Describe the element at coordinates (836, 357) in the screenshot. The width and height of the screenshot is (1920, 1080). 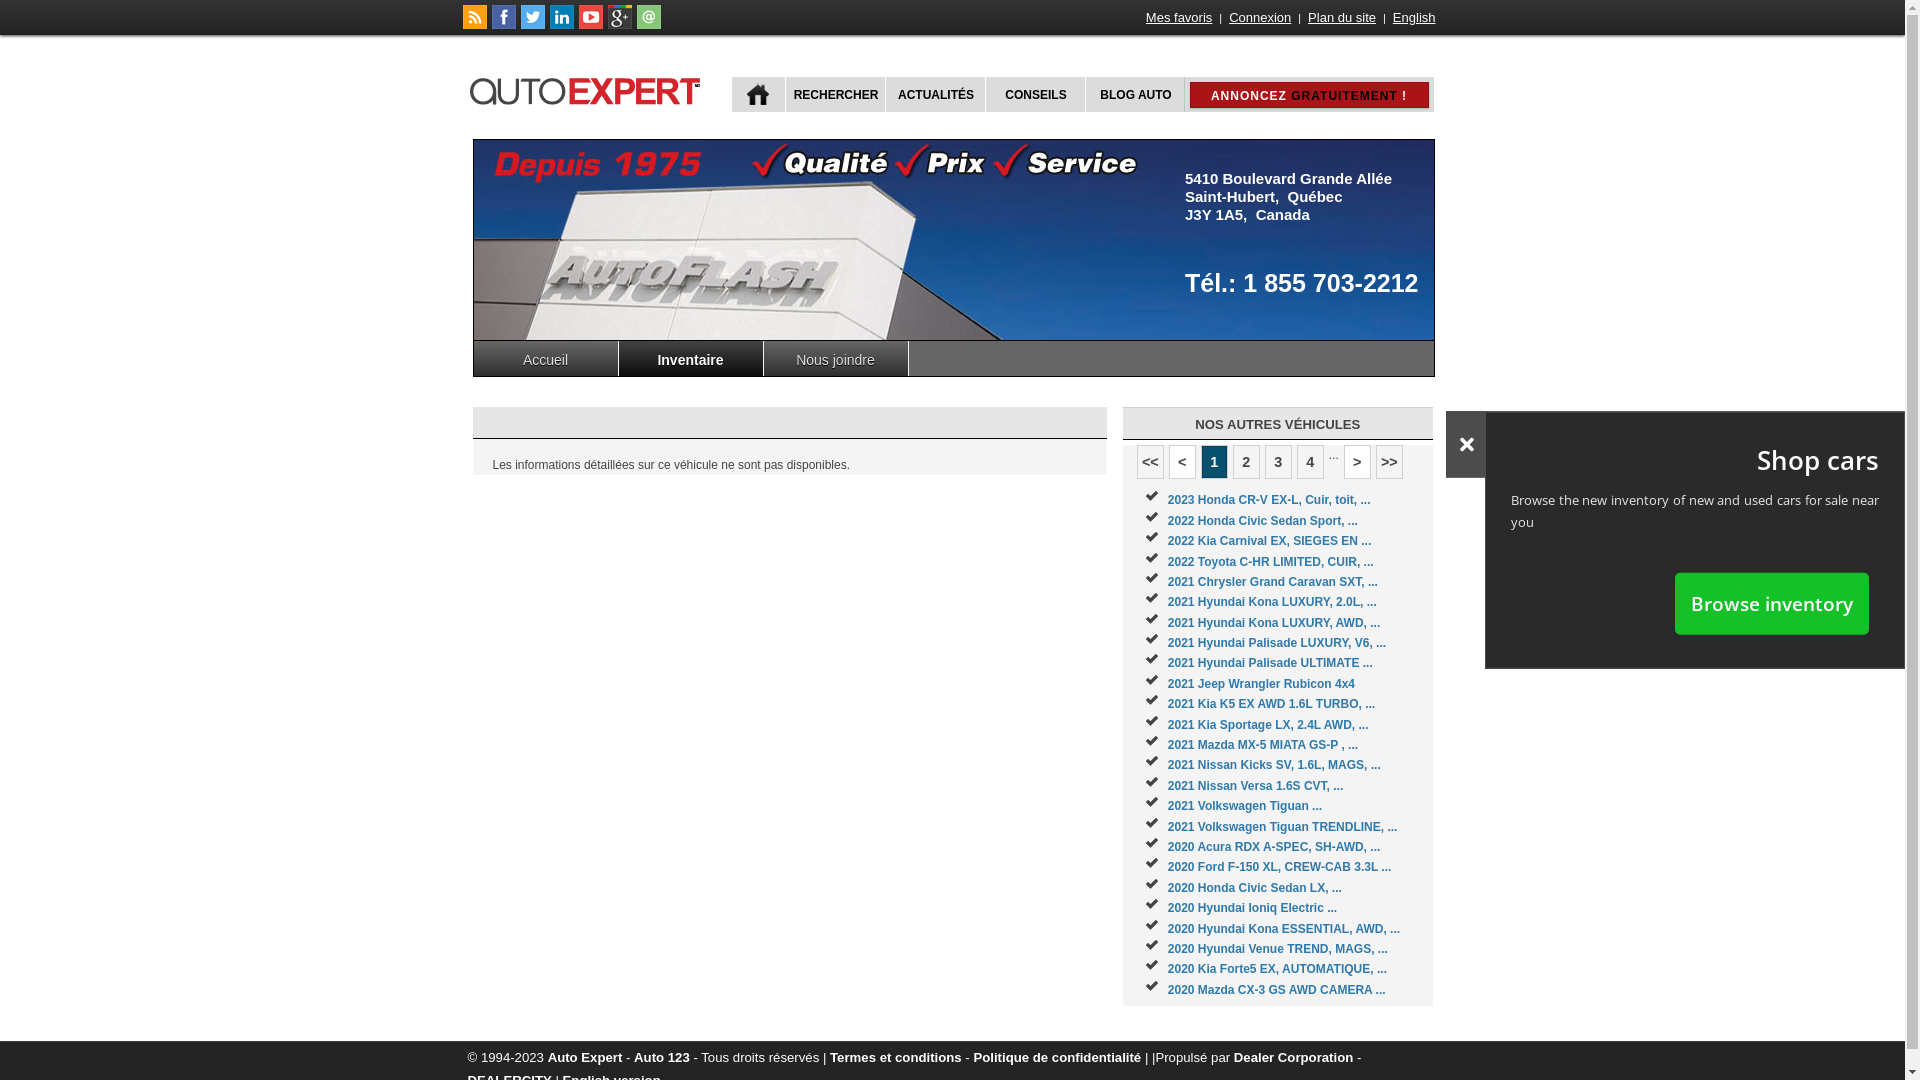
I see `'Nous joindre'` at that location.